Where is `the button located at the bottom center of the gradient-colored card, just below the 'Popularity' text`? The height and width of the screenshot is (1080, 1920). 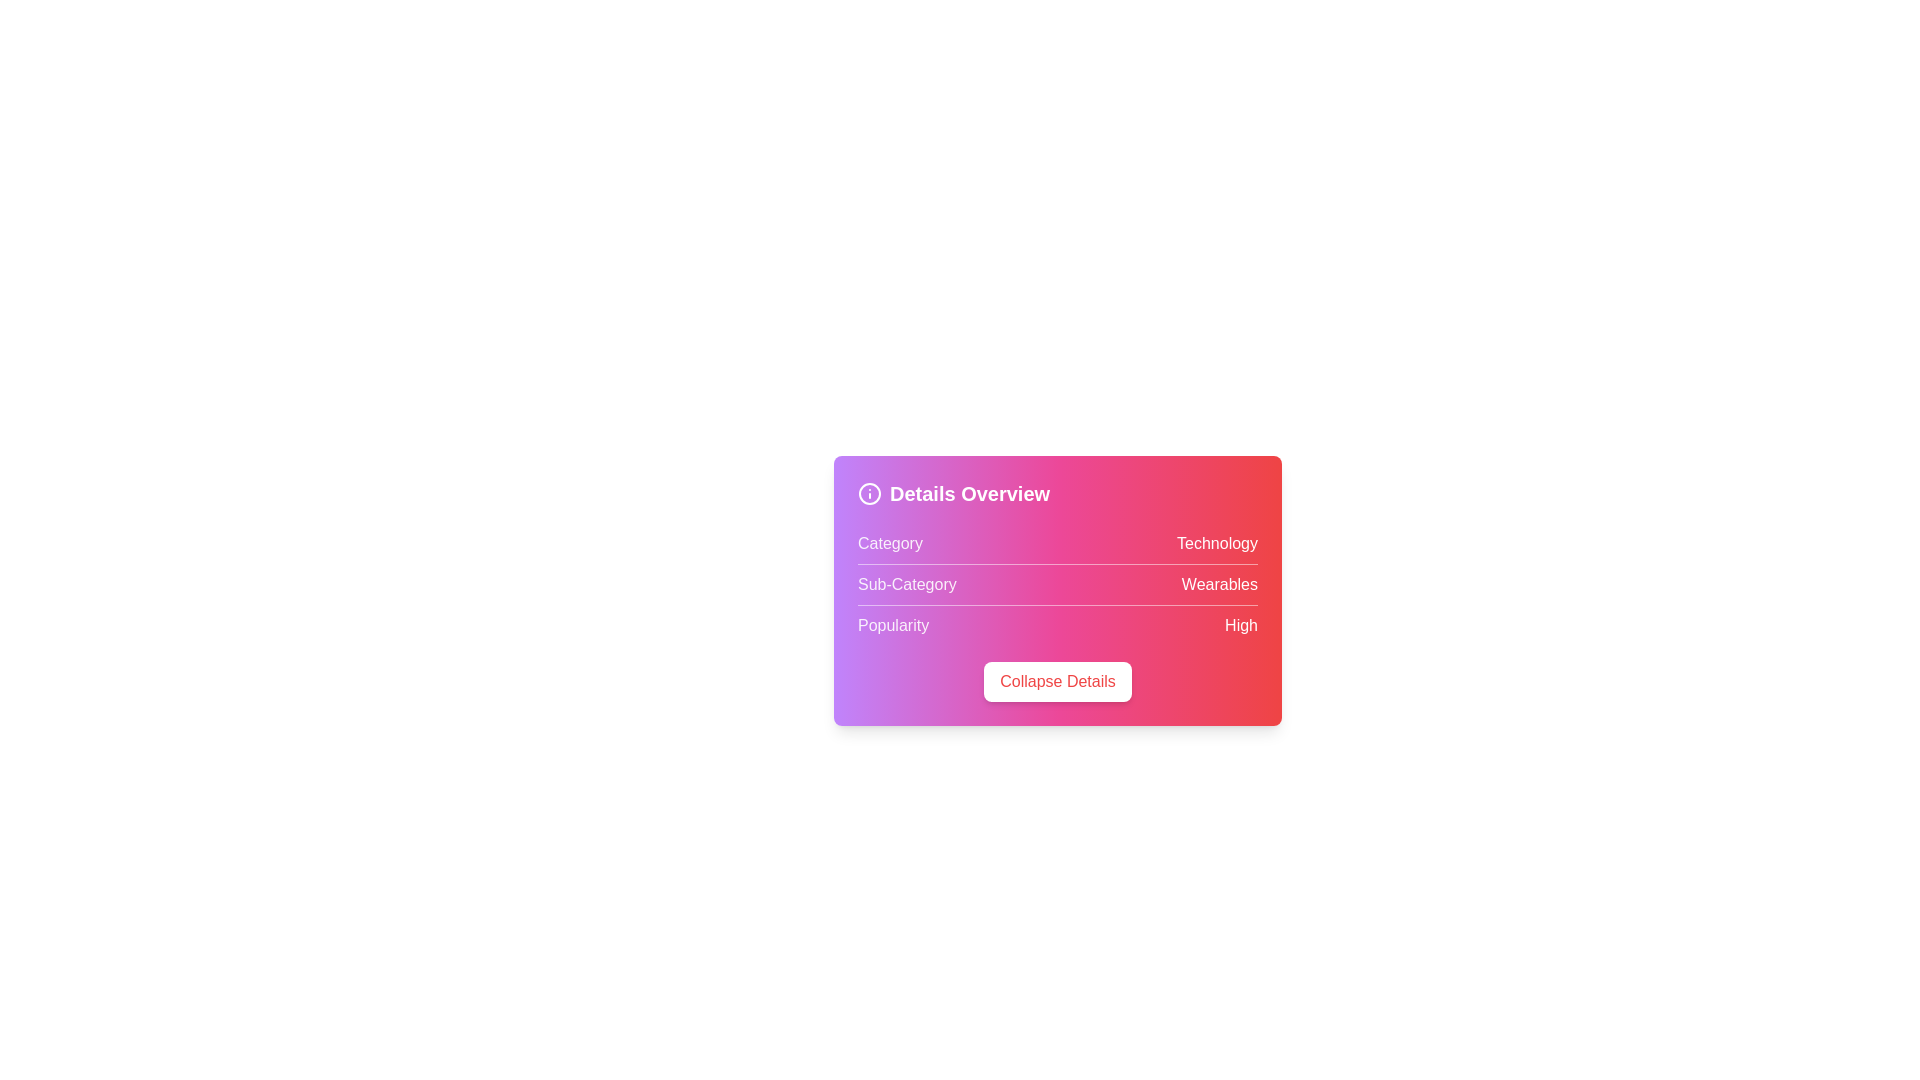
the button located at the bottom center of the gradient-colored card, just below the 'Popularity' text is located at coordinates (1056, 681).